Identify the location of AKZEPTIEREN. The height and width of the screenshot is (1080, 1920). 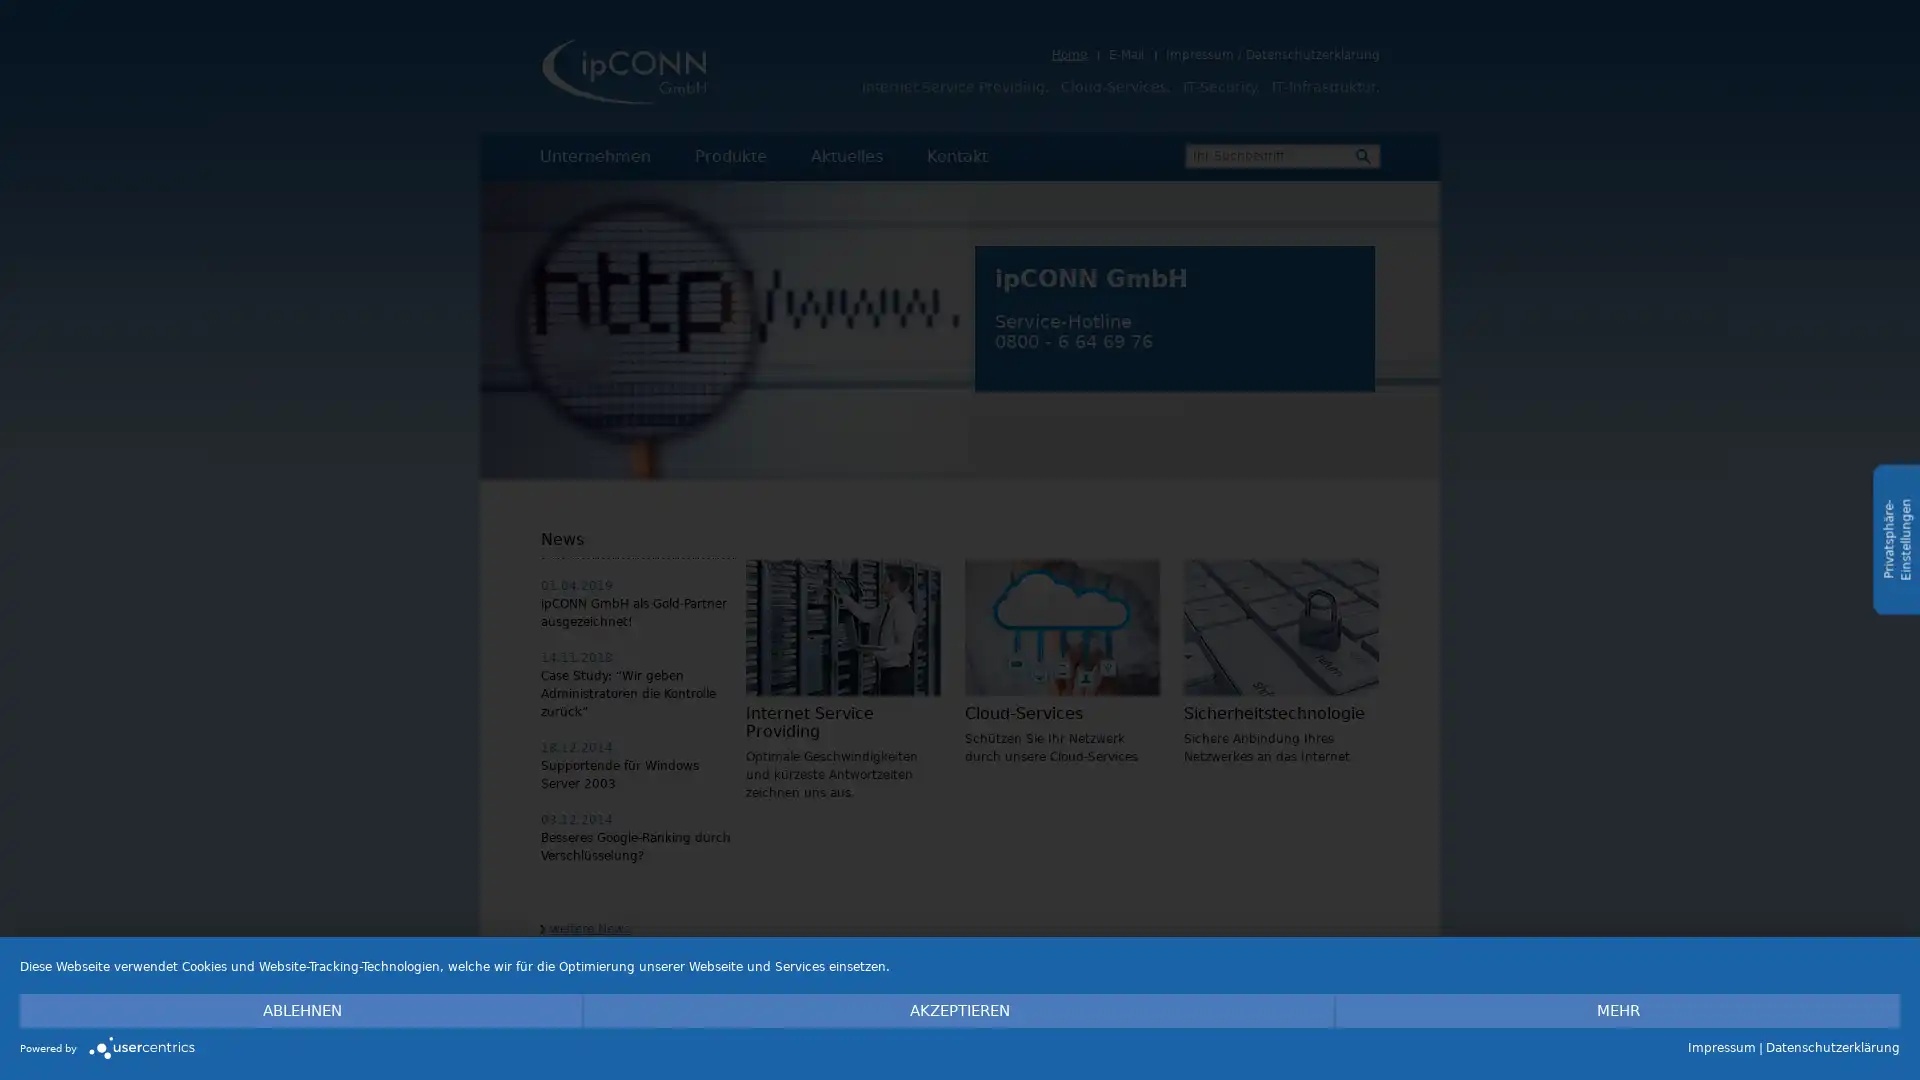
(960, 1010).